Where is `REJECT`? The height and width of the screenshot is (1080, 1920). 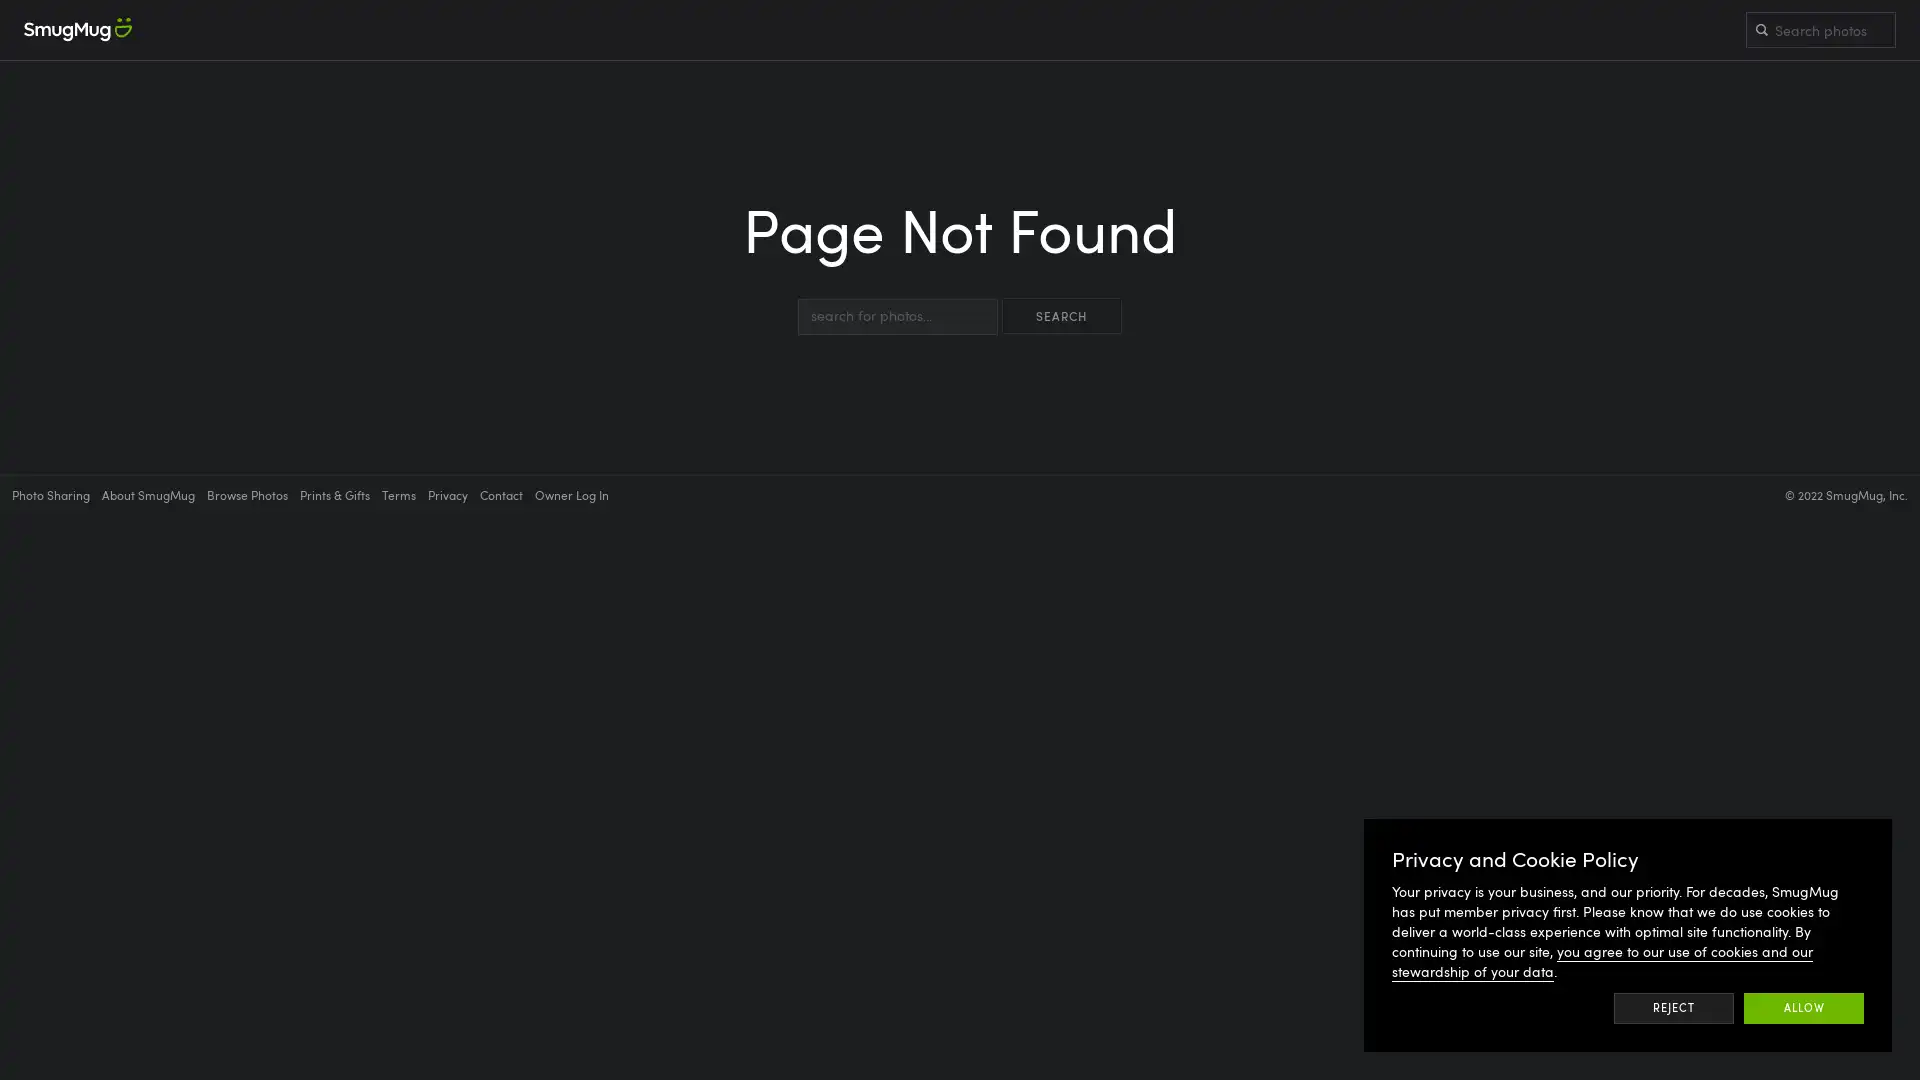 REJECT is located at coordinates (1673, 1007).